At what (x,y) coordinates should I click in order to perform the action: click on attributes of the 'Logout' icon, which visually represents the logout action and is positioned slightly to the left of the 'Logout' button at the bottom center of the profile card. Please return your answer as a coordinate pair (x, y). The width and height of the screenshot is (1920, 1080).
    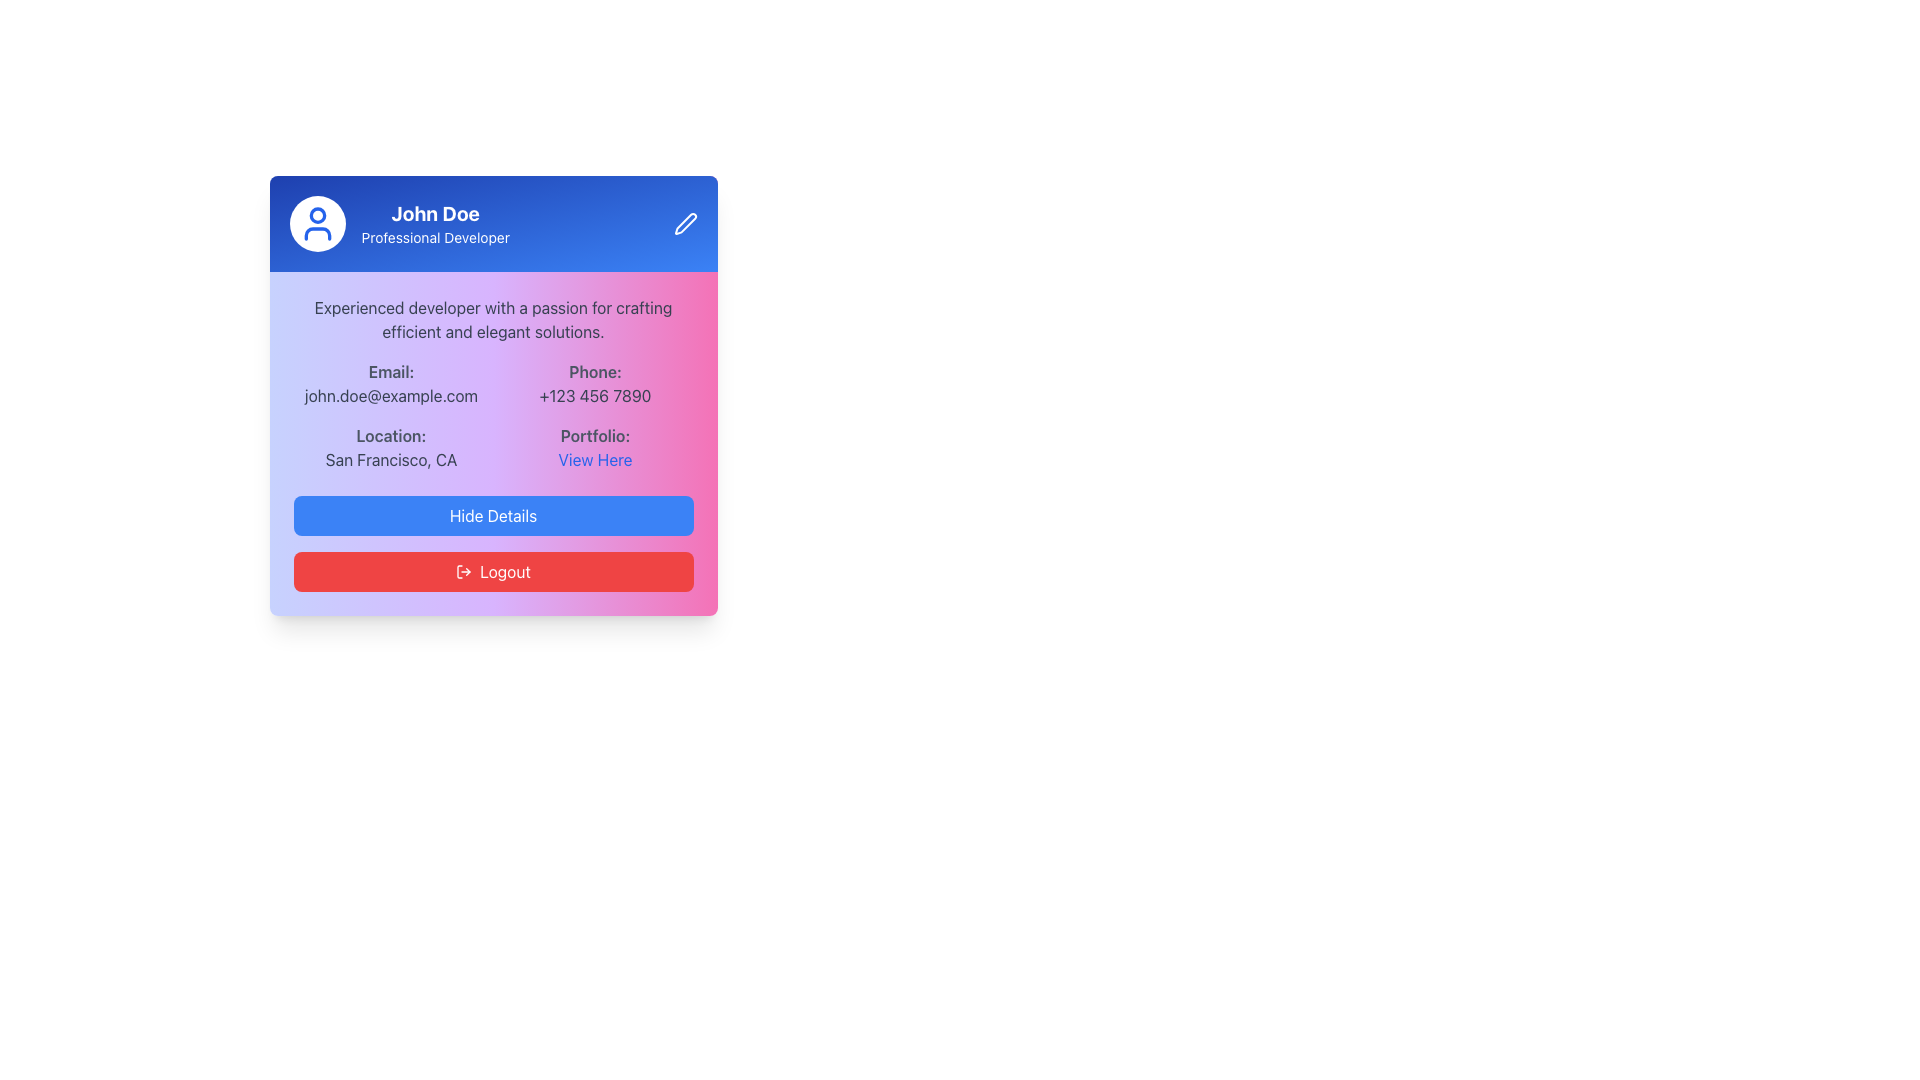
    Looking at the image, I should click on (463, 571).